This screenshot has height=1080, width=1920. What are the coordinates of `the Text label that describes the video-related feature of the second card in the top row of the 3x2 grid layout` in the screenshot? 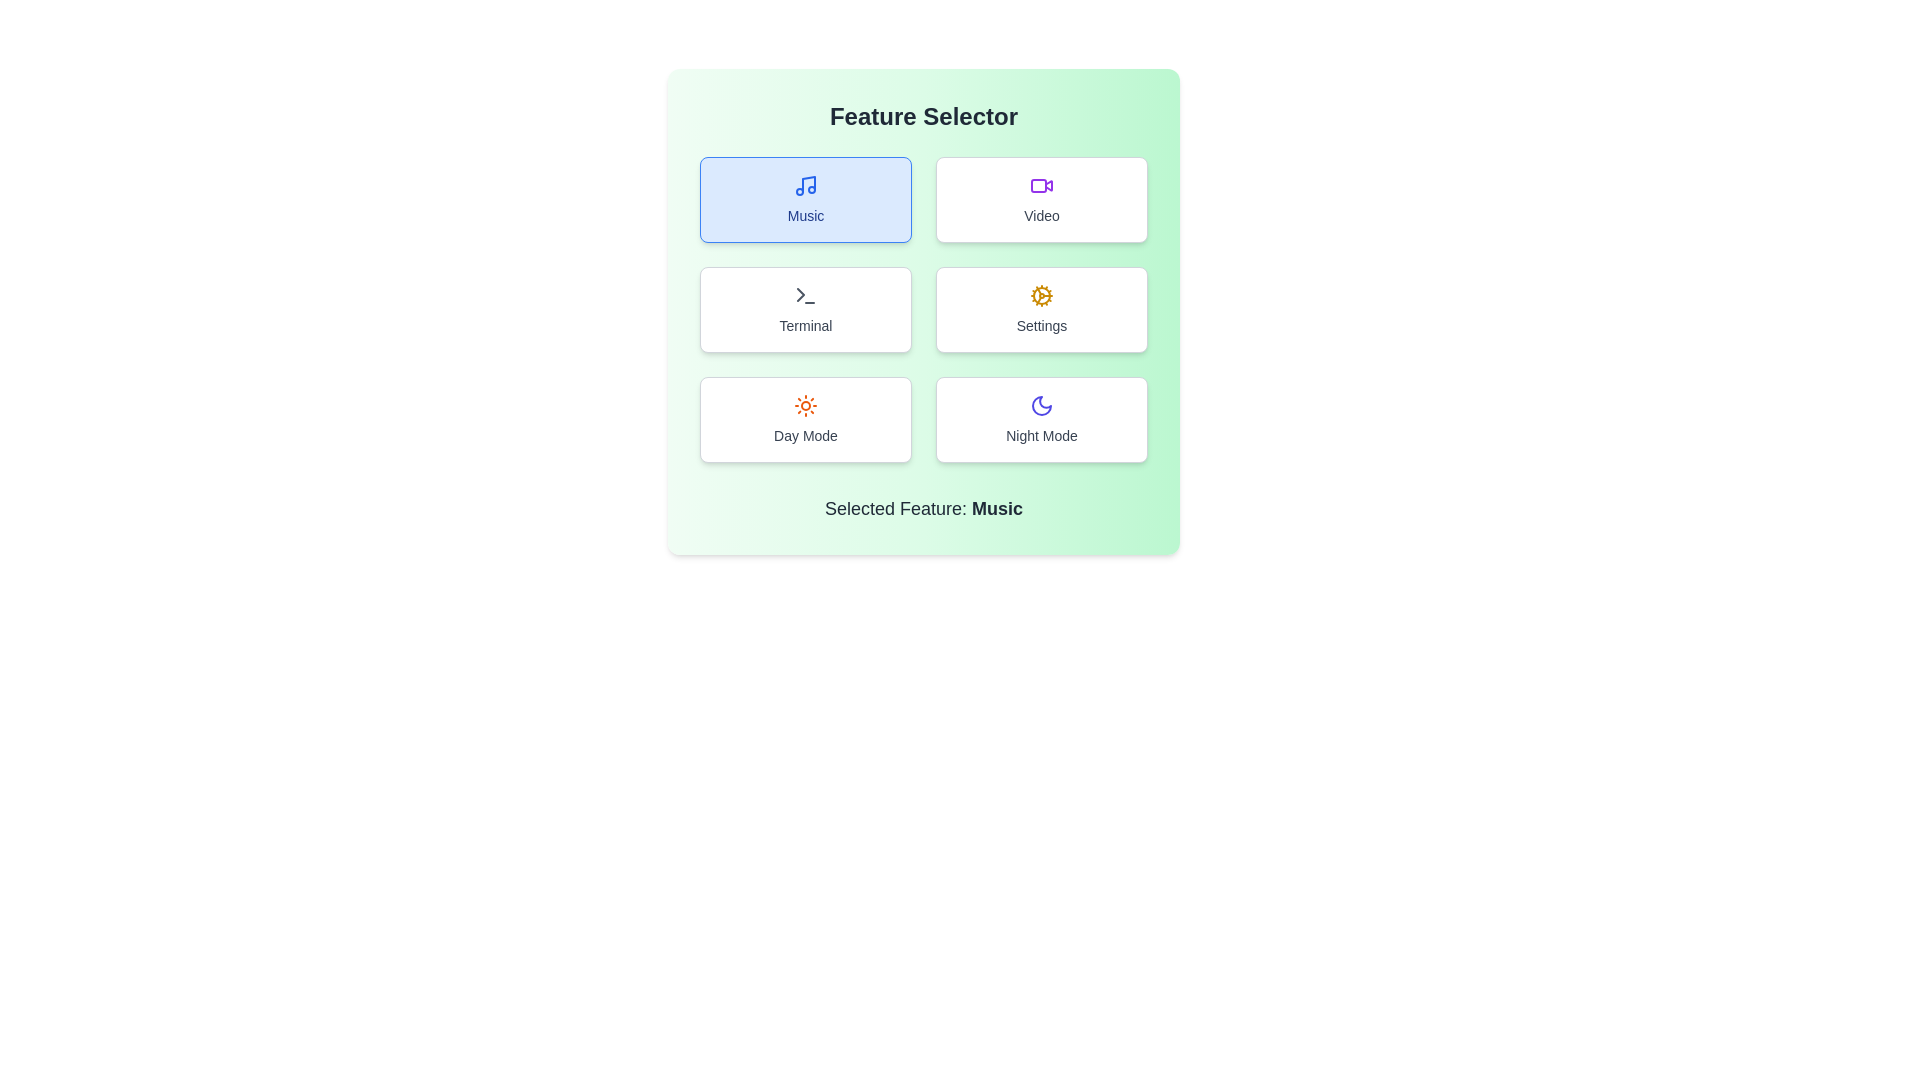 It's located at (1040, 216).